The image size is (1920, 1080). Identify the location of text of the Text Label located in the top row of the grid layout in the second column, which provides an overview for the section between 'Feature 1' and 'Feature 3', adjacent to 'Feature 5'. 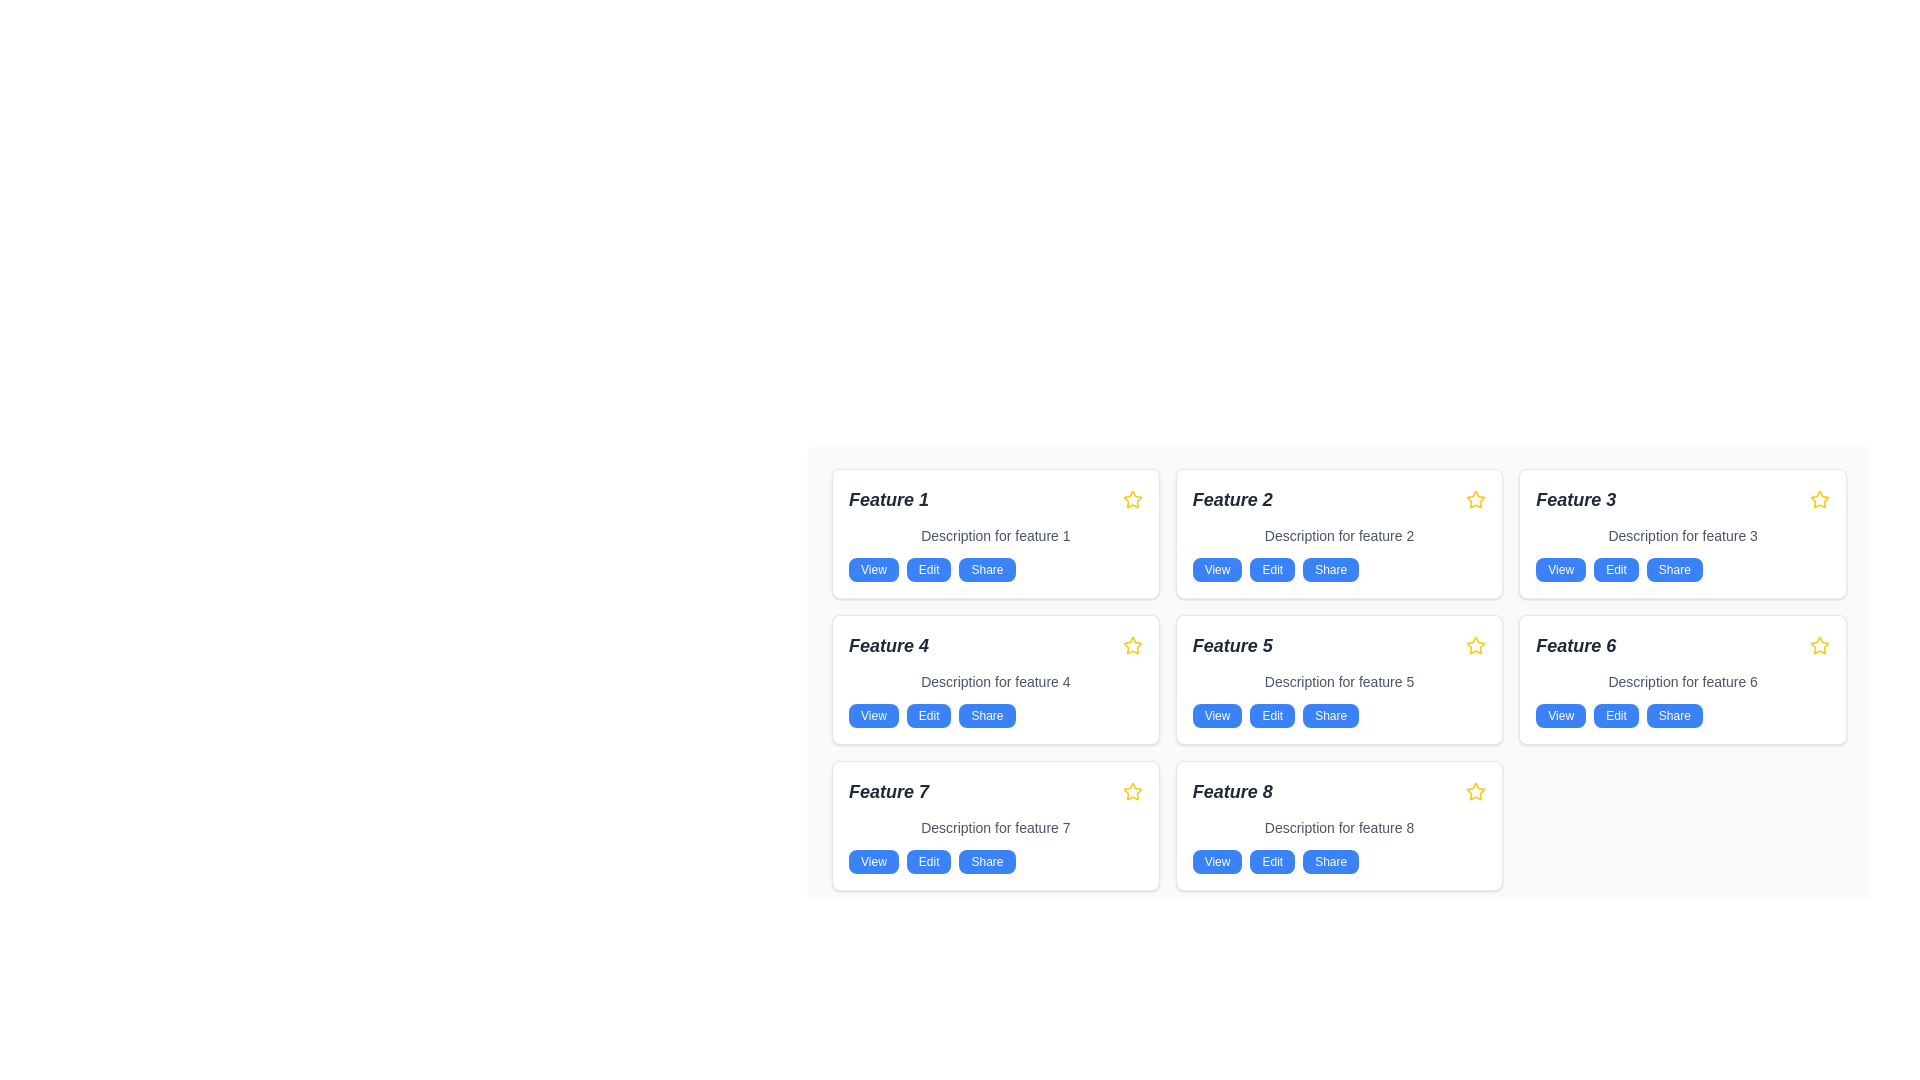
(1231, 499).